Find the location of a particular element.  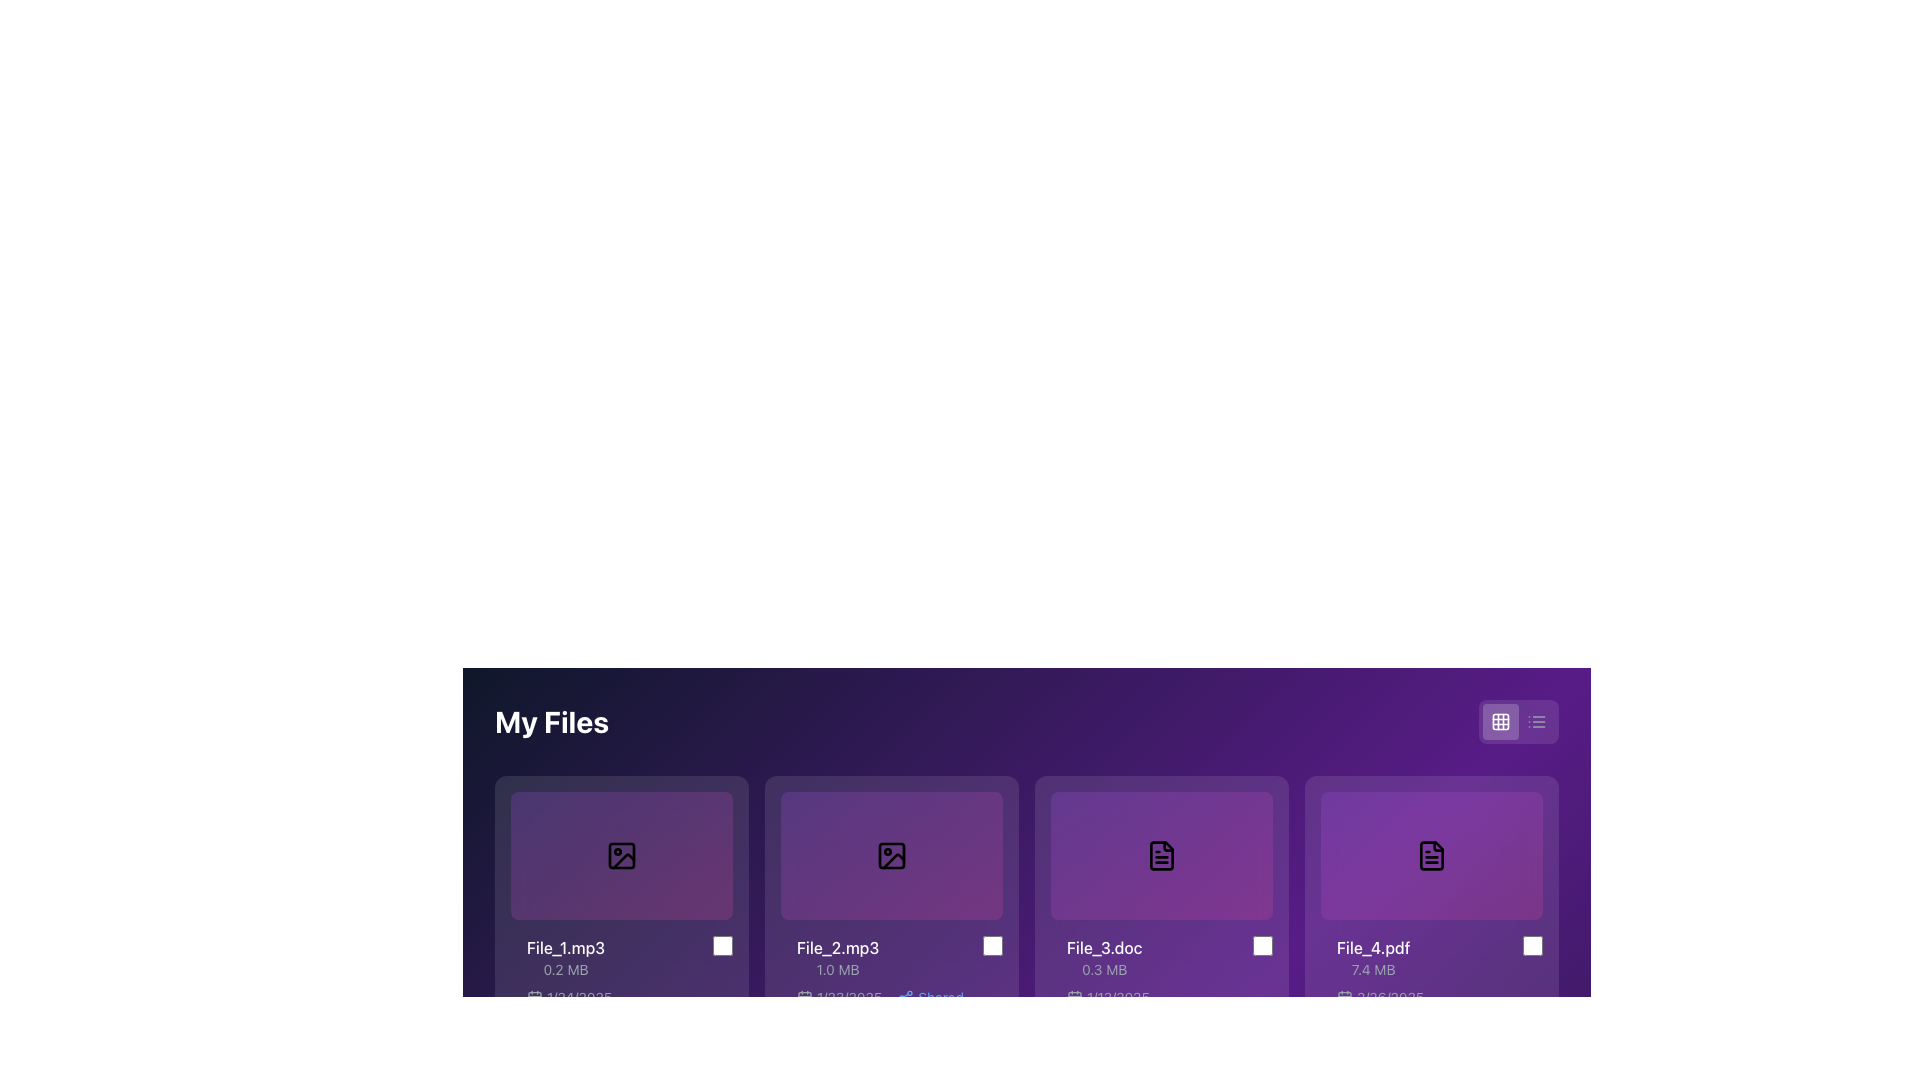

the text displaying the date associated with the file 'File_2.mp3', located at the bottom left of the tile, directly below the file name and size information is located at coordinates (839, 998).